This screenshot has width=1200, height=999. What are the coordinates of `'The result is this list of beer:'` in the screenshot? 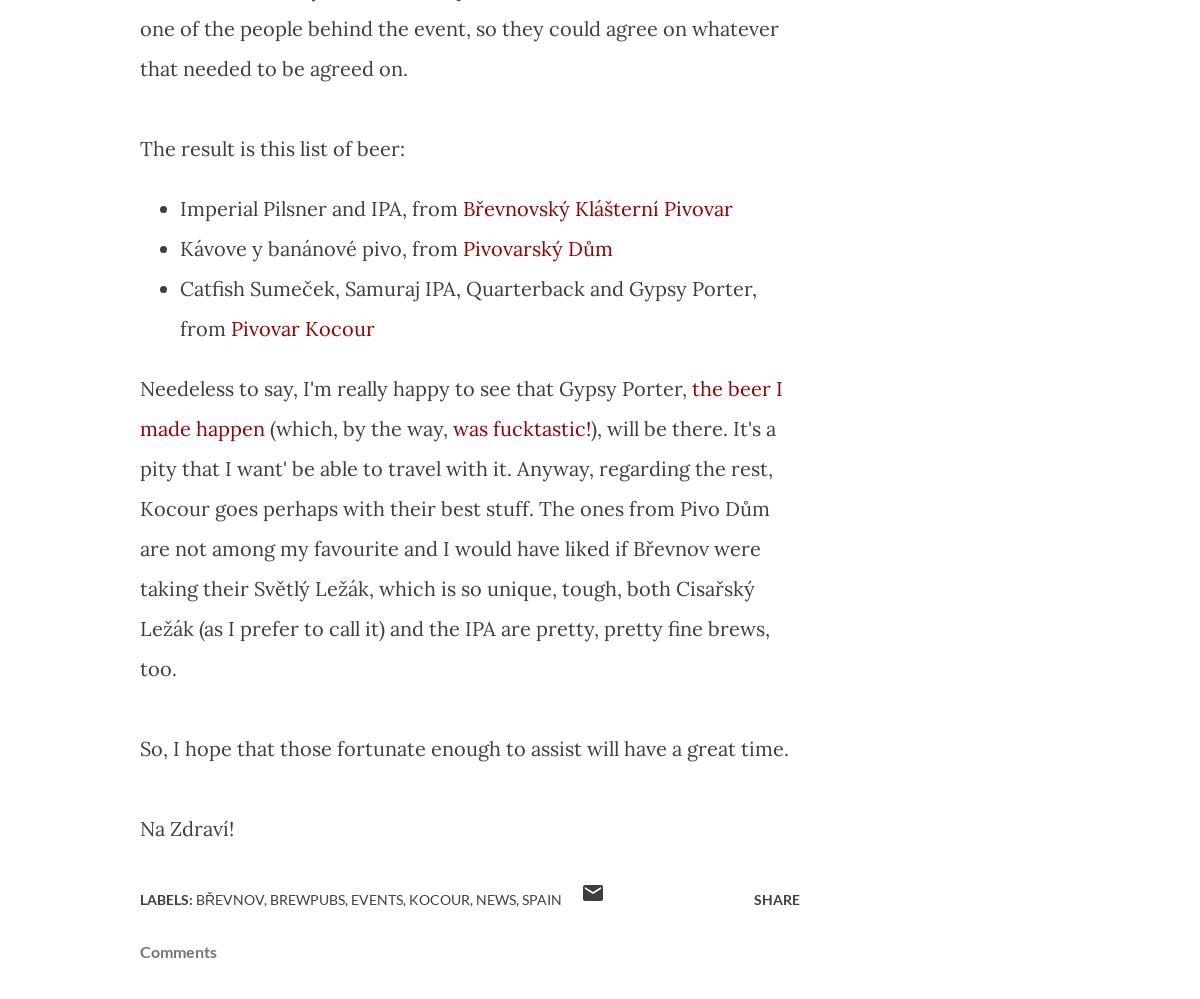 It's located at (271, 148).